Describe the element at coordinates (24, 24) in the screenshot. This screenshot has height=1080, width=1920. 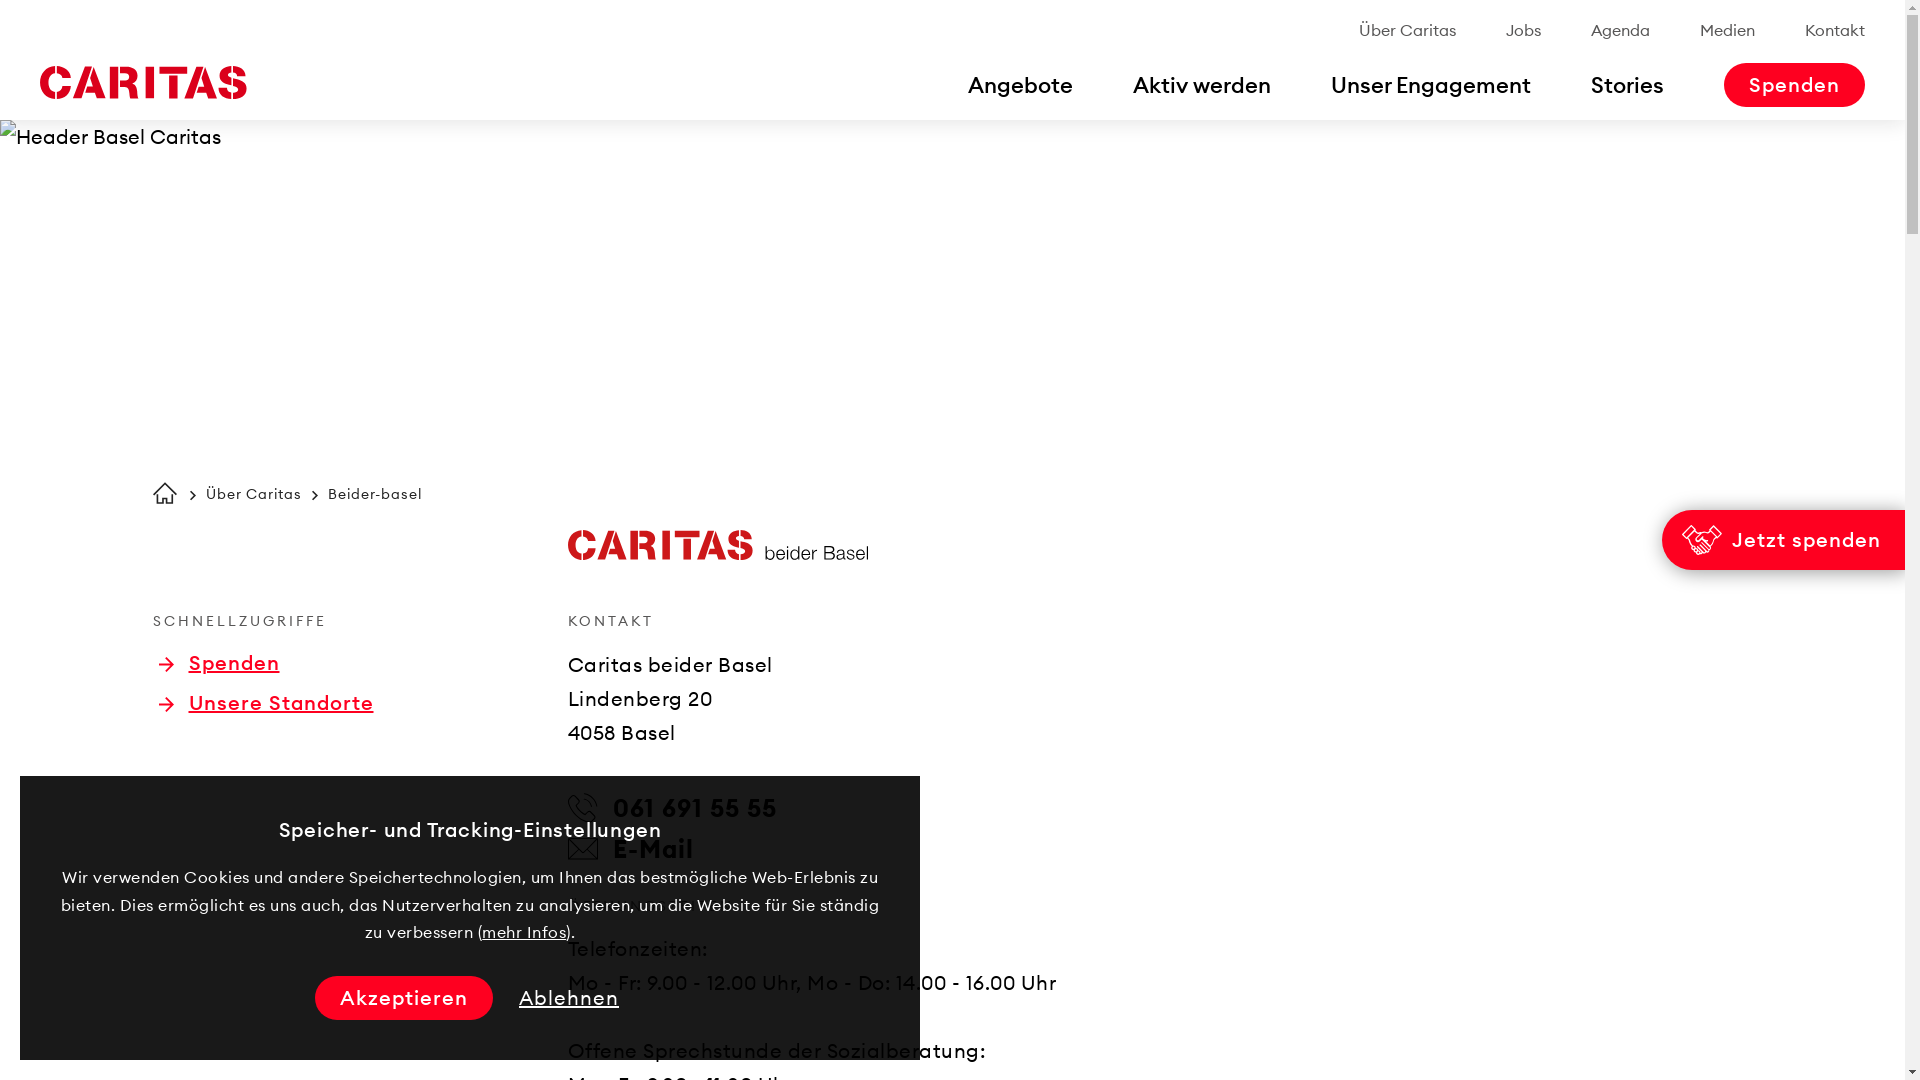
I see `'Open sub menu'` at that location.